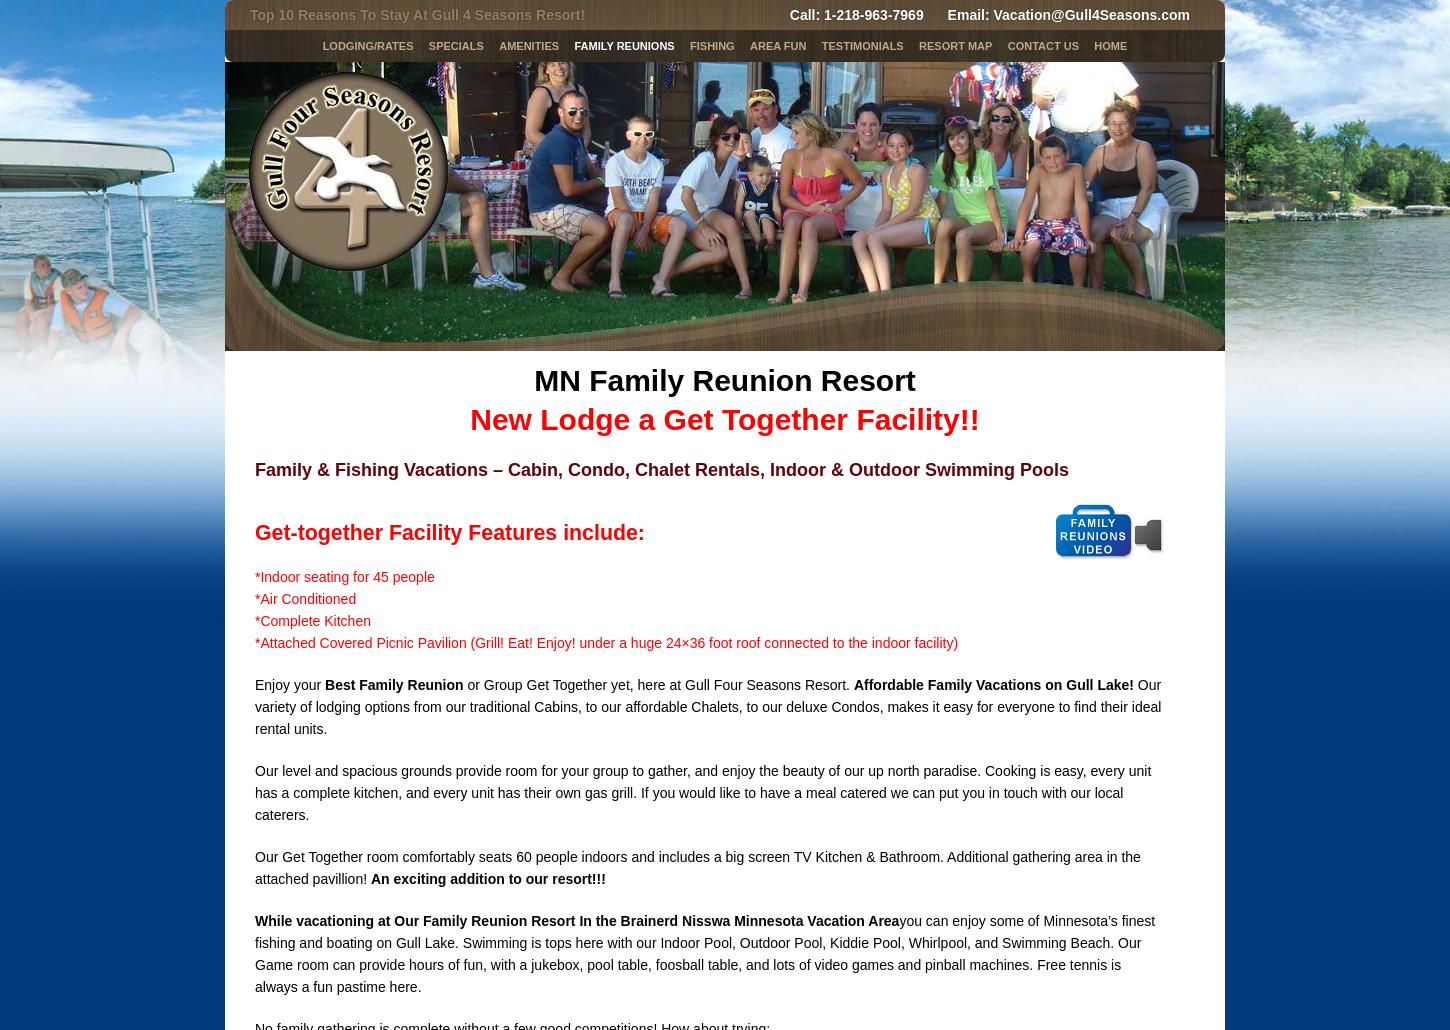 The image size is (1450, 1030). I want to click on 'Get-together Facility Features include:', so click(448, 533).